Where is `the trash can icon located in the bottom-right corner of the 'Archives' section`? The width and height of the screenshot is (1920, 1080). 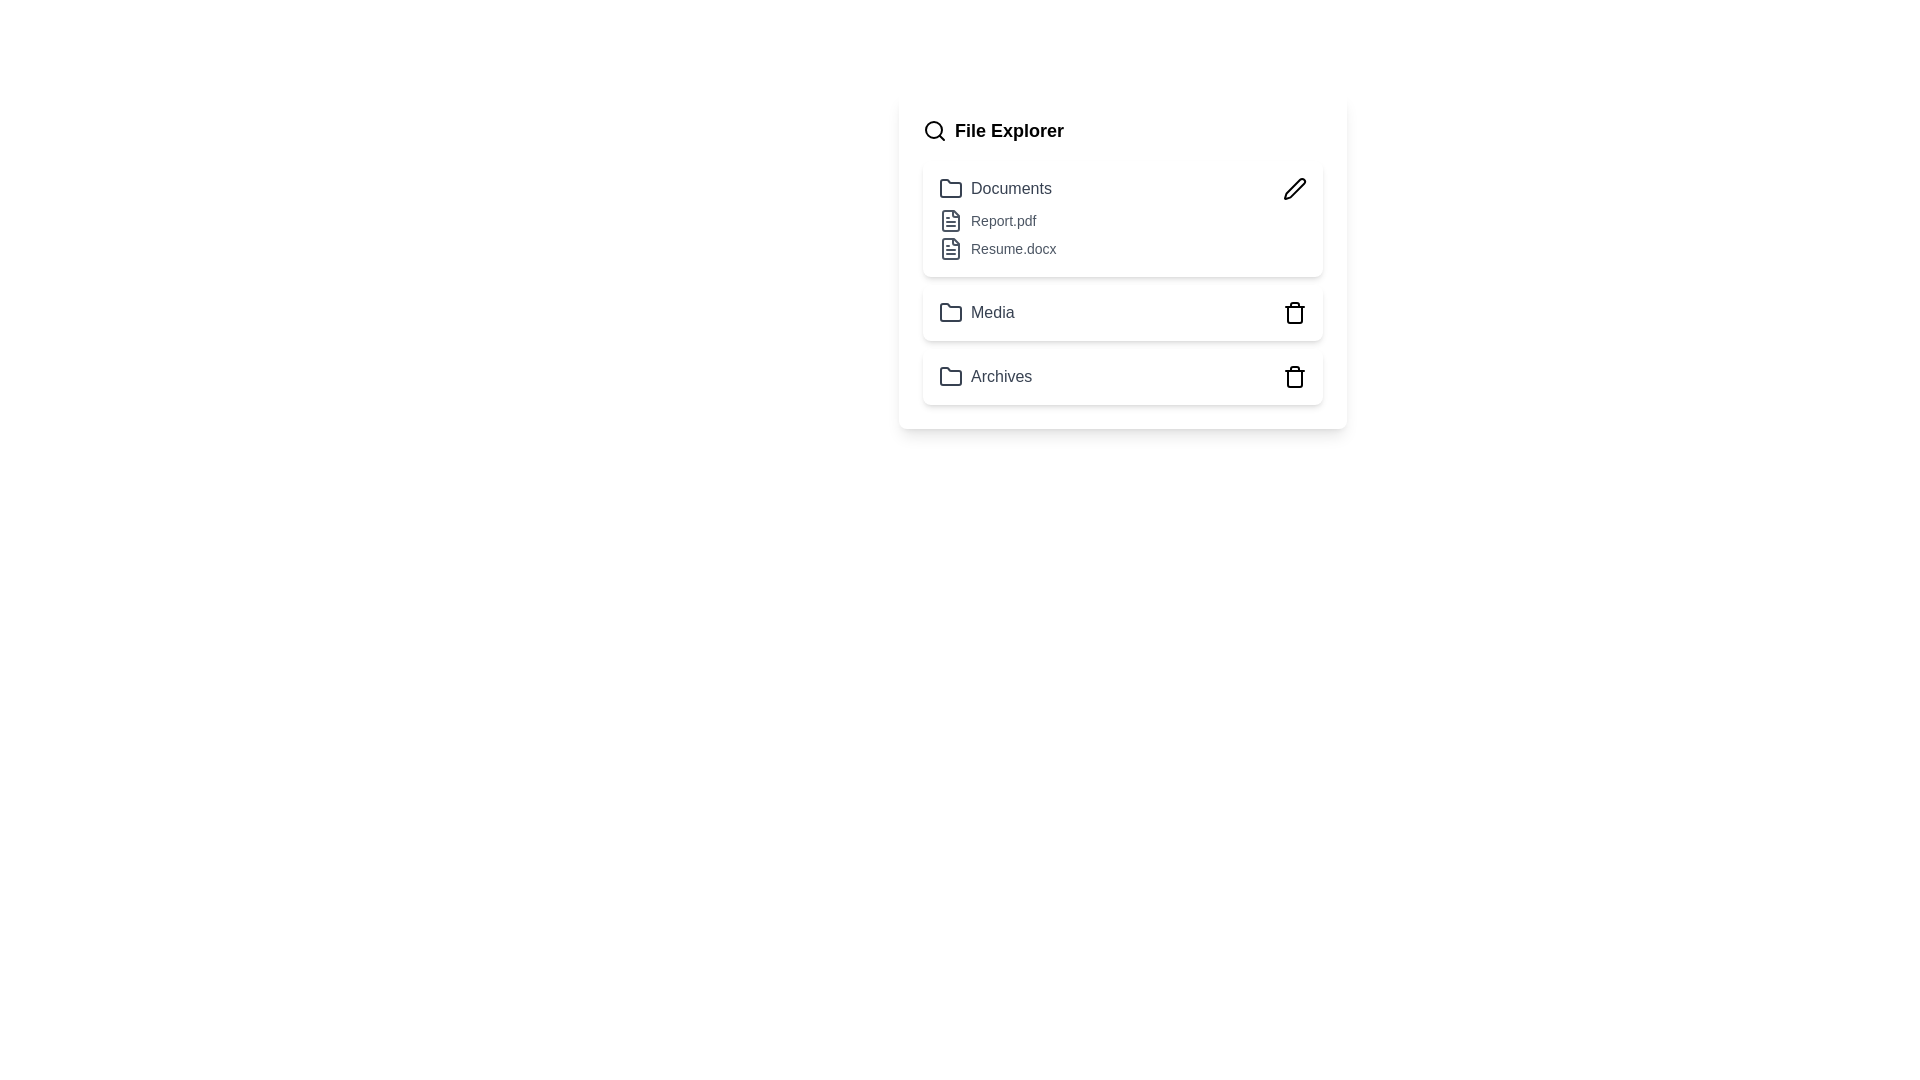 the trash can icon located in the bottom-right corner of the 'Archives' section is located at coordinates (1295, 377).